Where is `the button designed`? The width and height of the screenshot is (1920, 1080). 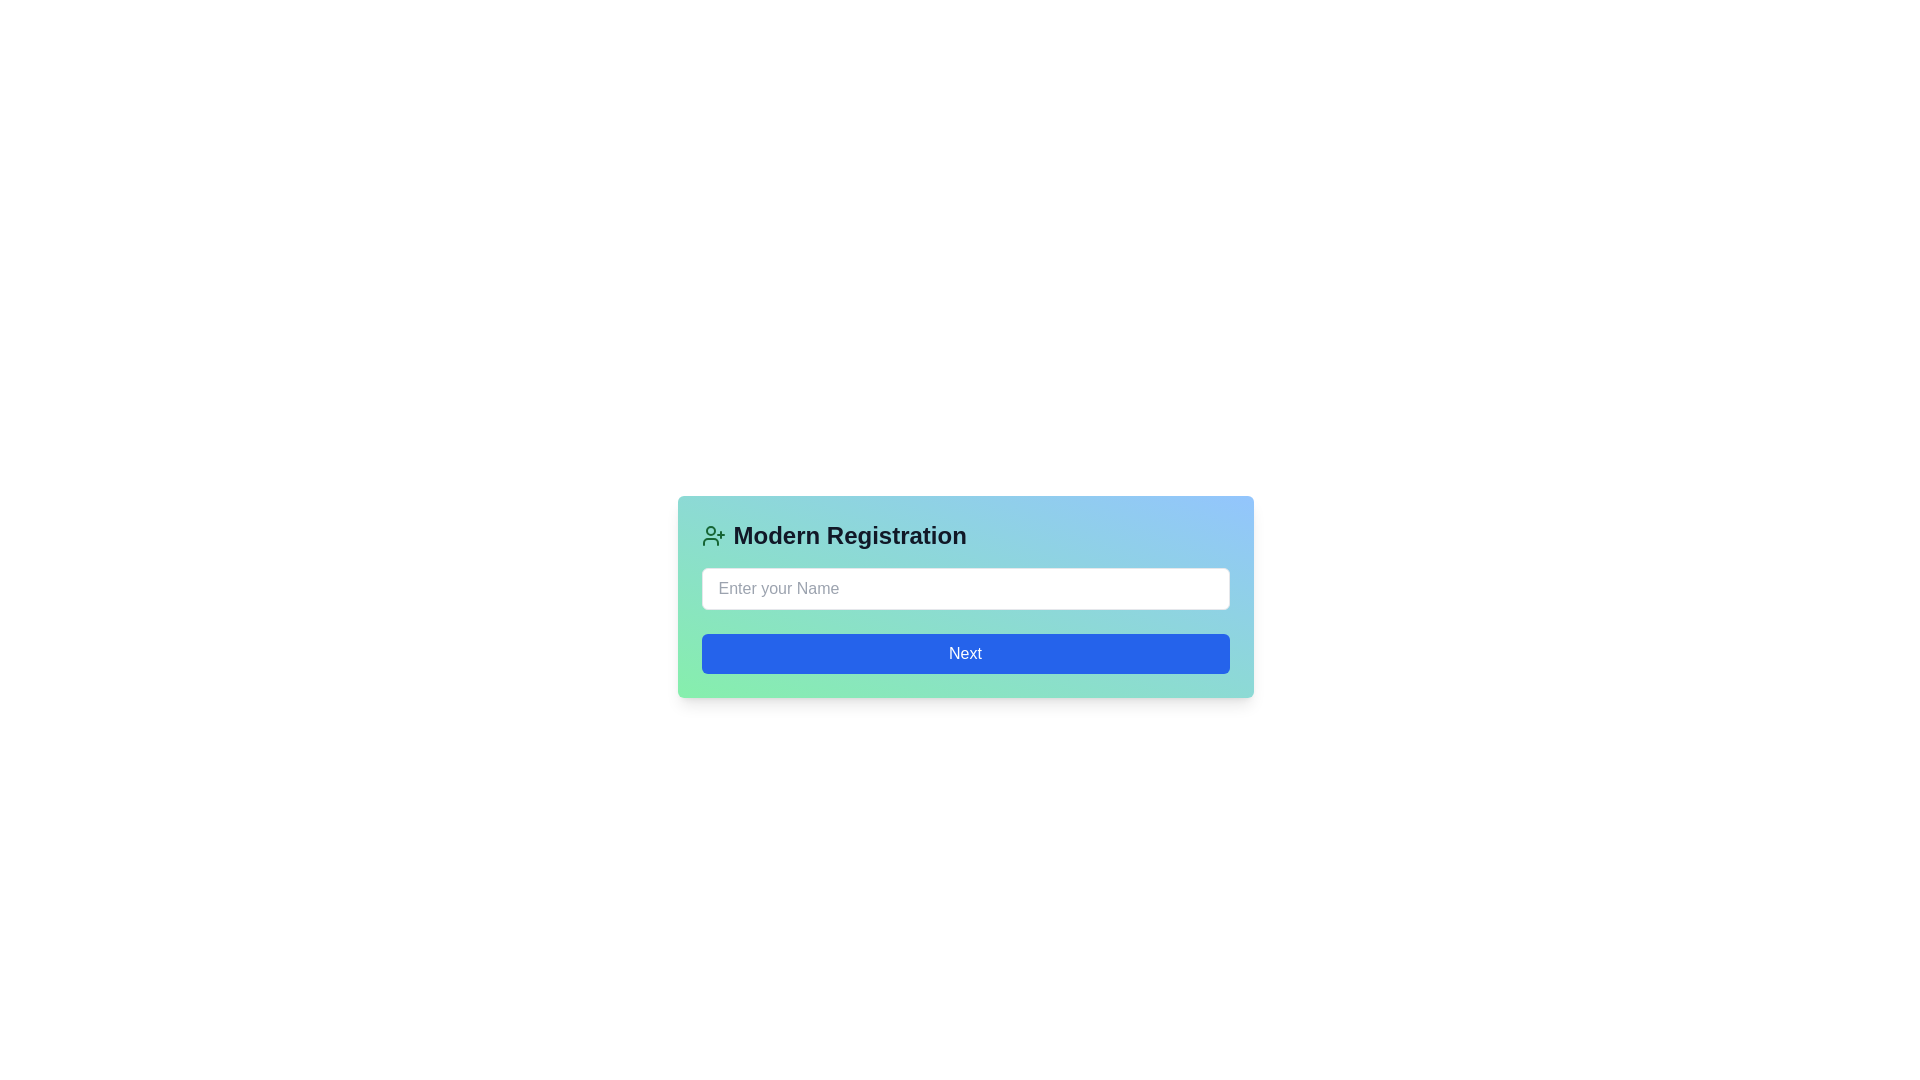 the button designed is located at coordinates (965, 654).